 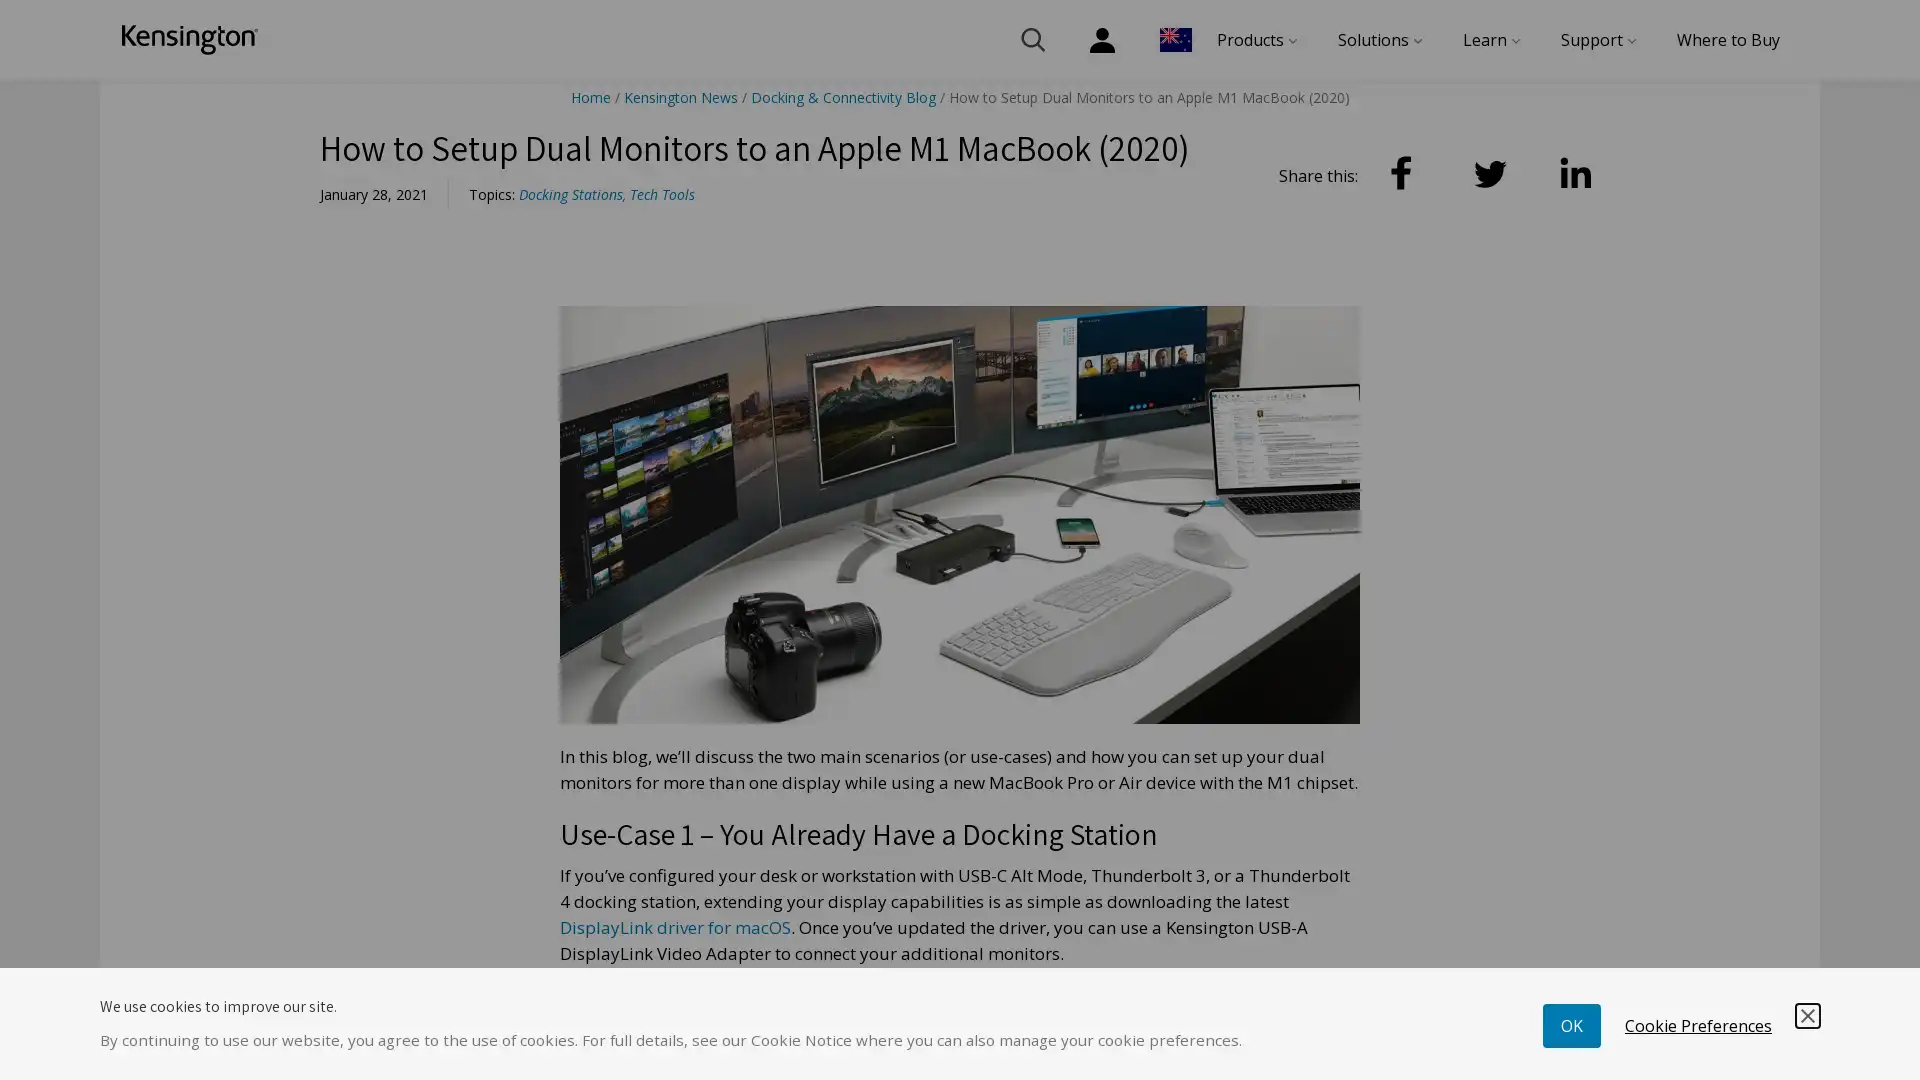 What do you see at coordinates (1574, 171) in the screenshot?
I see `LinkedIn` at bounding box center [1574, 171].